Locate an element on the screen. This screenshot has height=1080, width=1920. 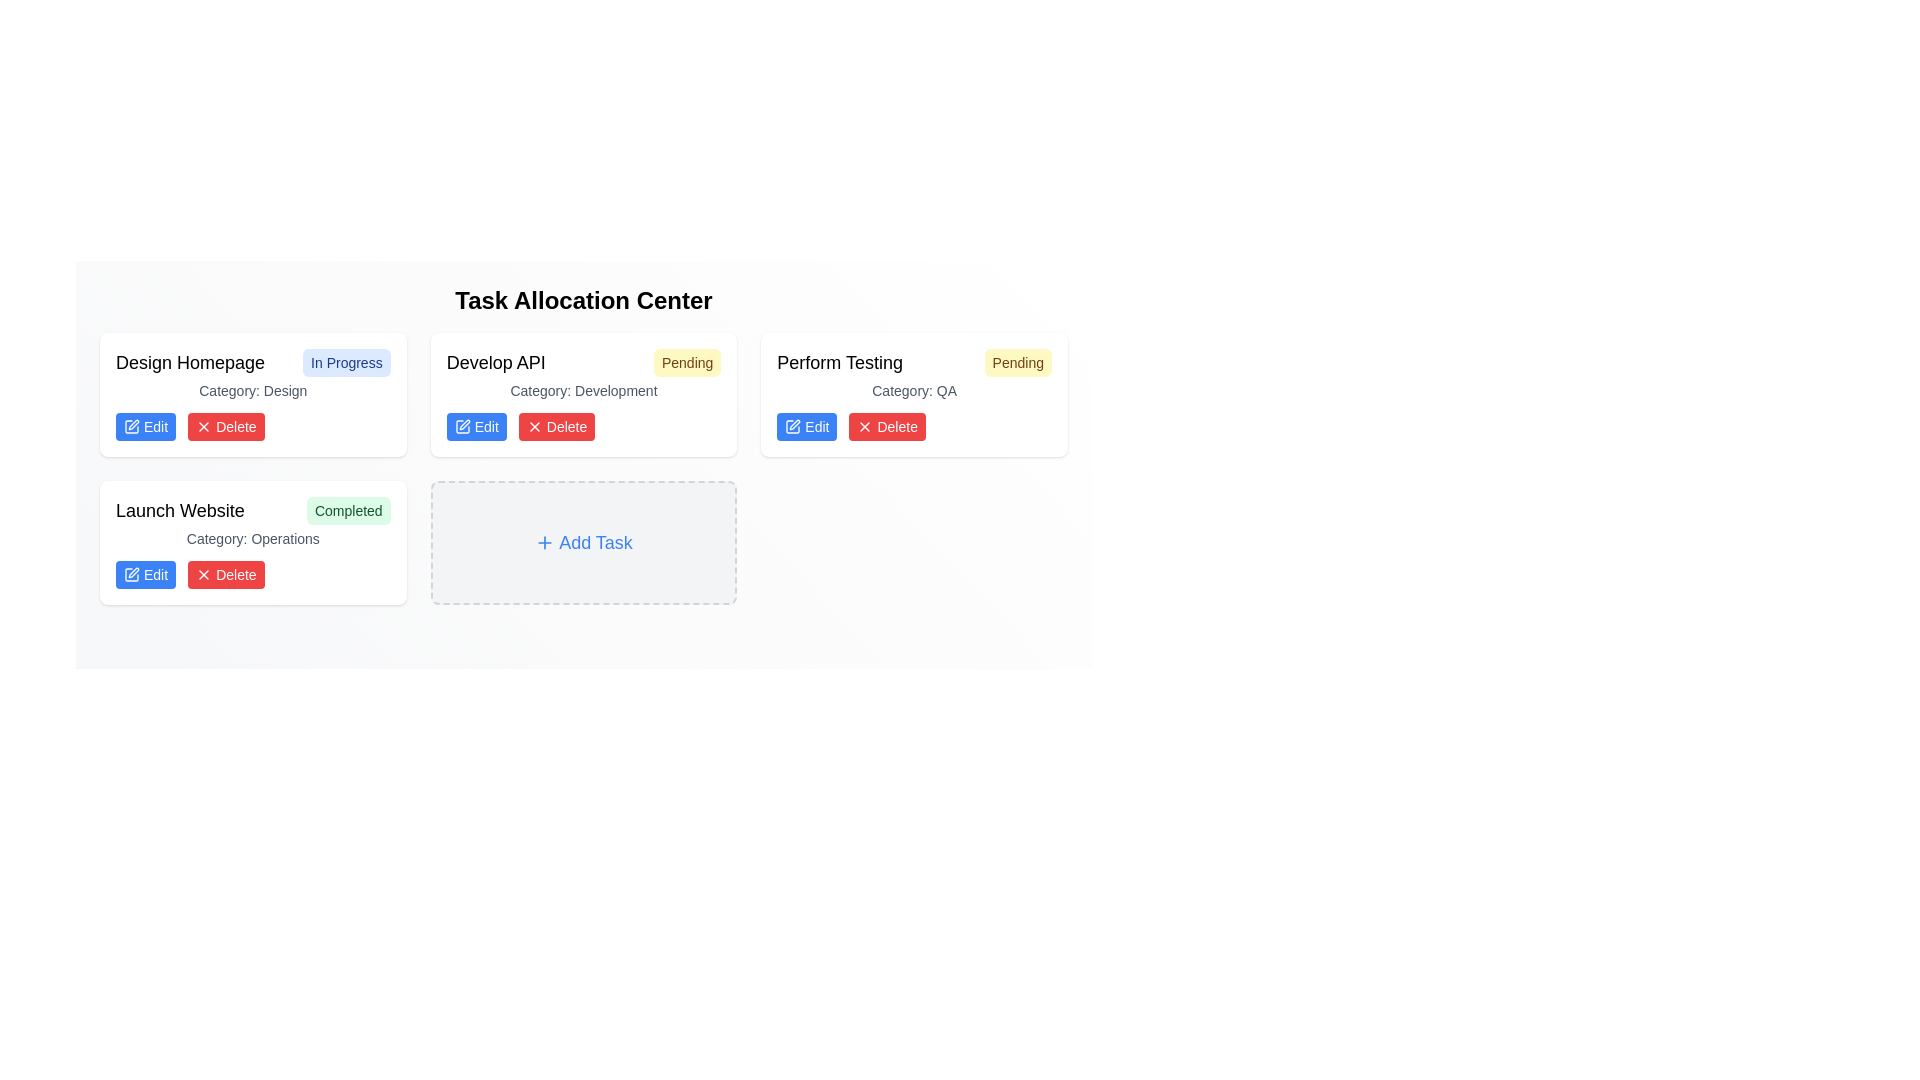
the text label reading 'Category: QA', which is styled in a small gray font and located below the title of the 'Perform Testing' task card is located at coordinates (913, 390).